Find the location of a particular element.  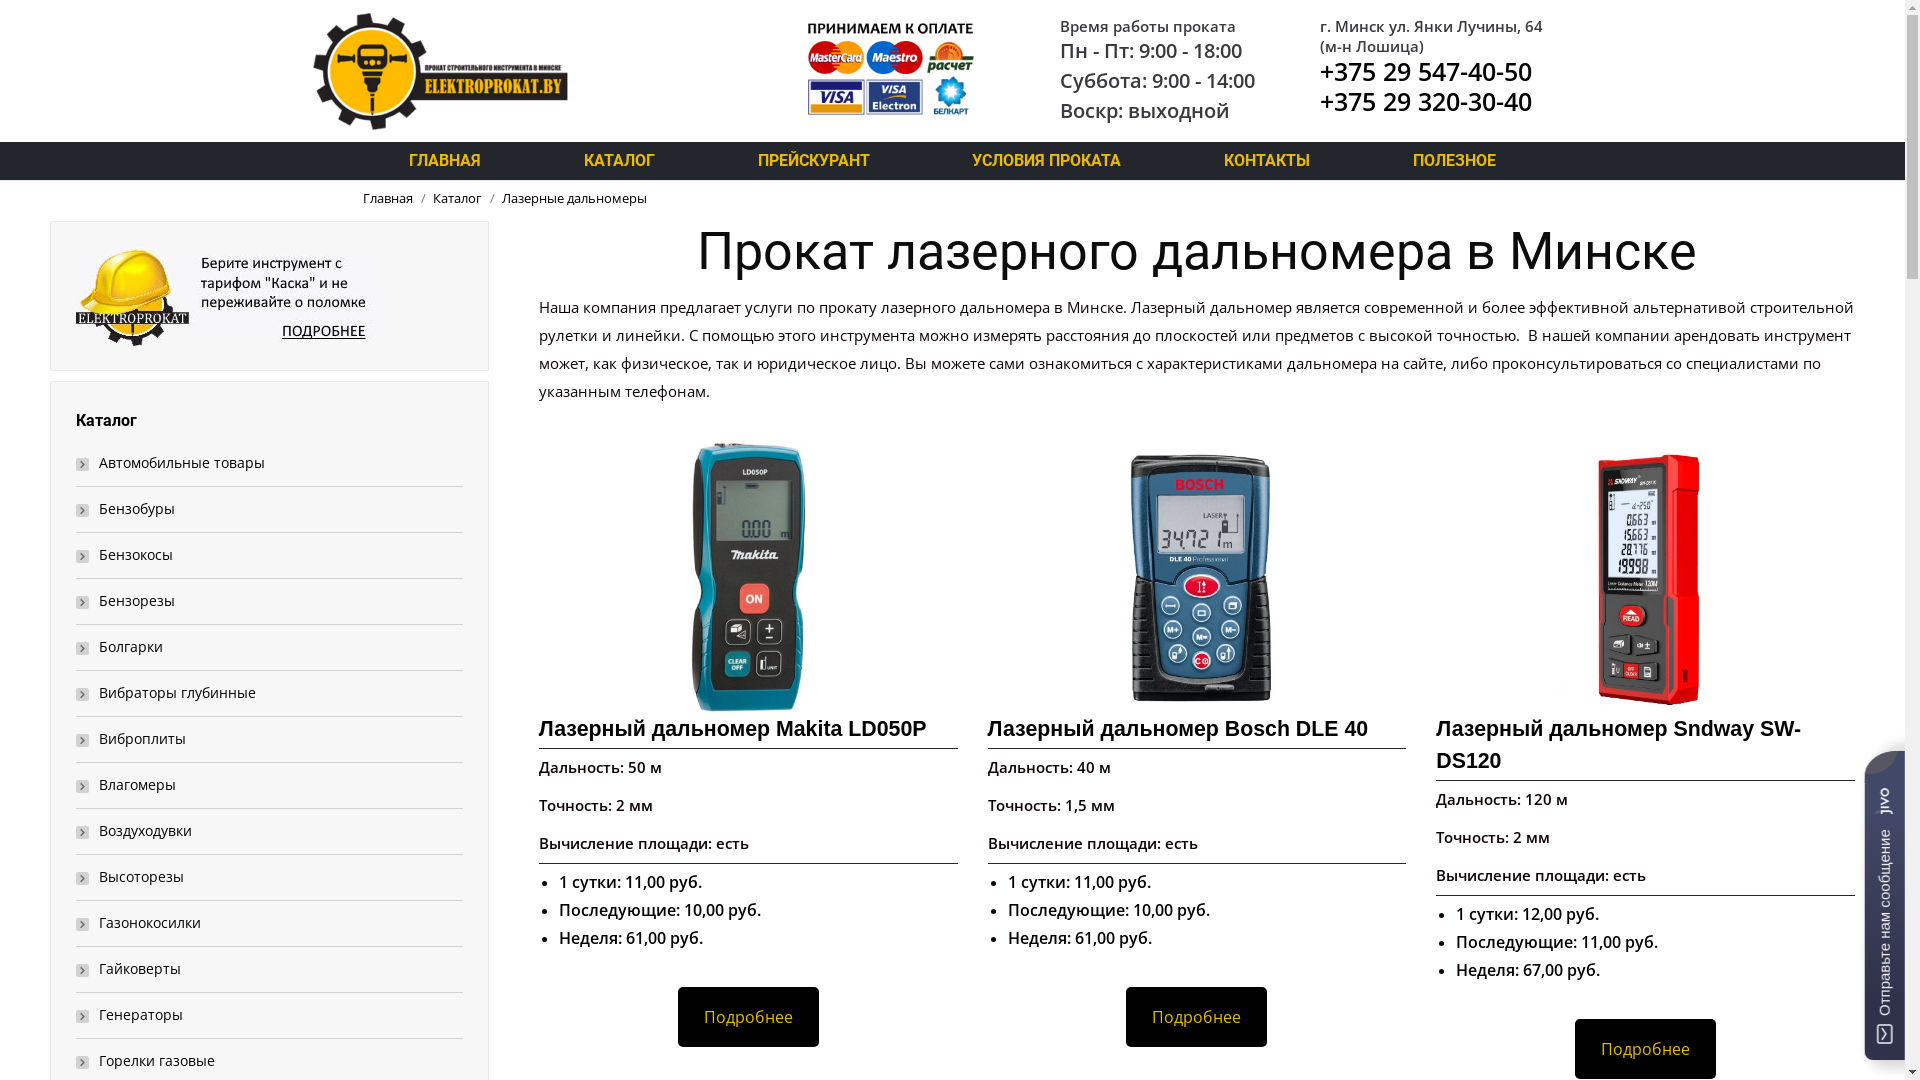

'+375 29 547-40-50' is located at coordinates (1424, 69).